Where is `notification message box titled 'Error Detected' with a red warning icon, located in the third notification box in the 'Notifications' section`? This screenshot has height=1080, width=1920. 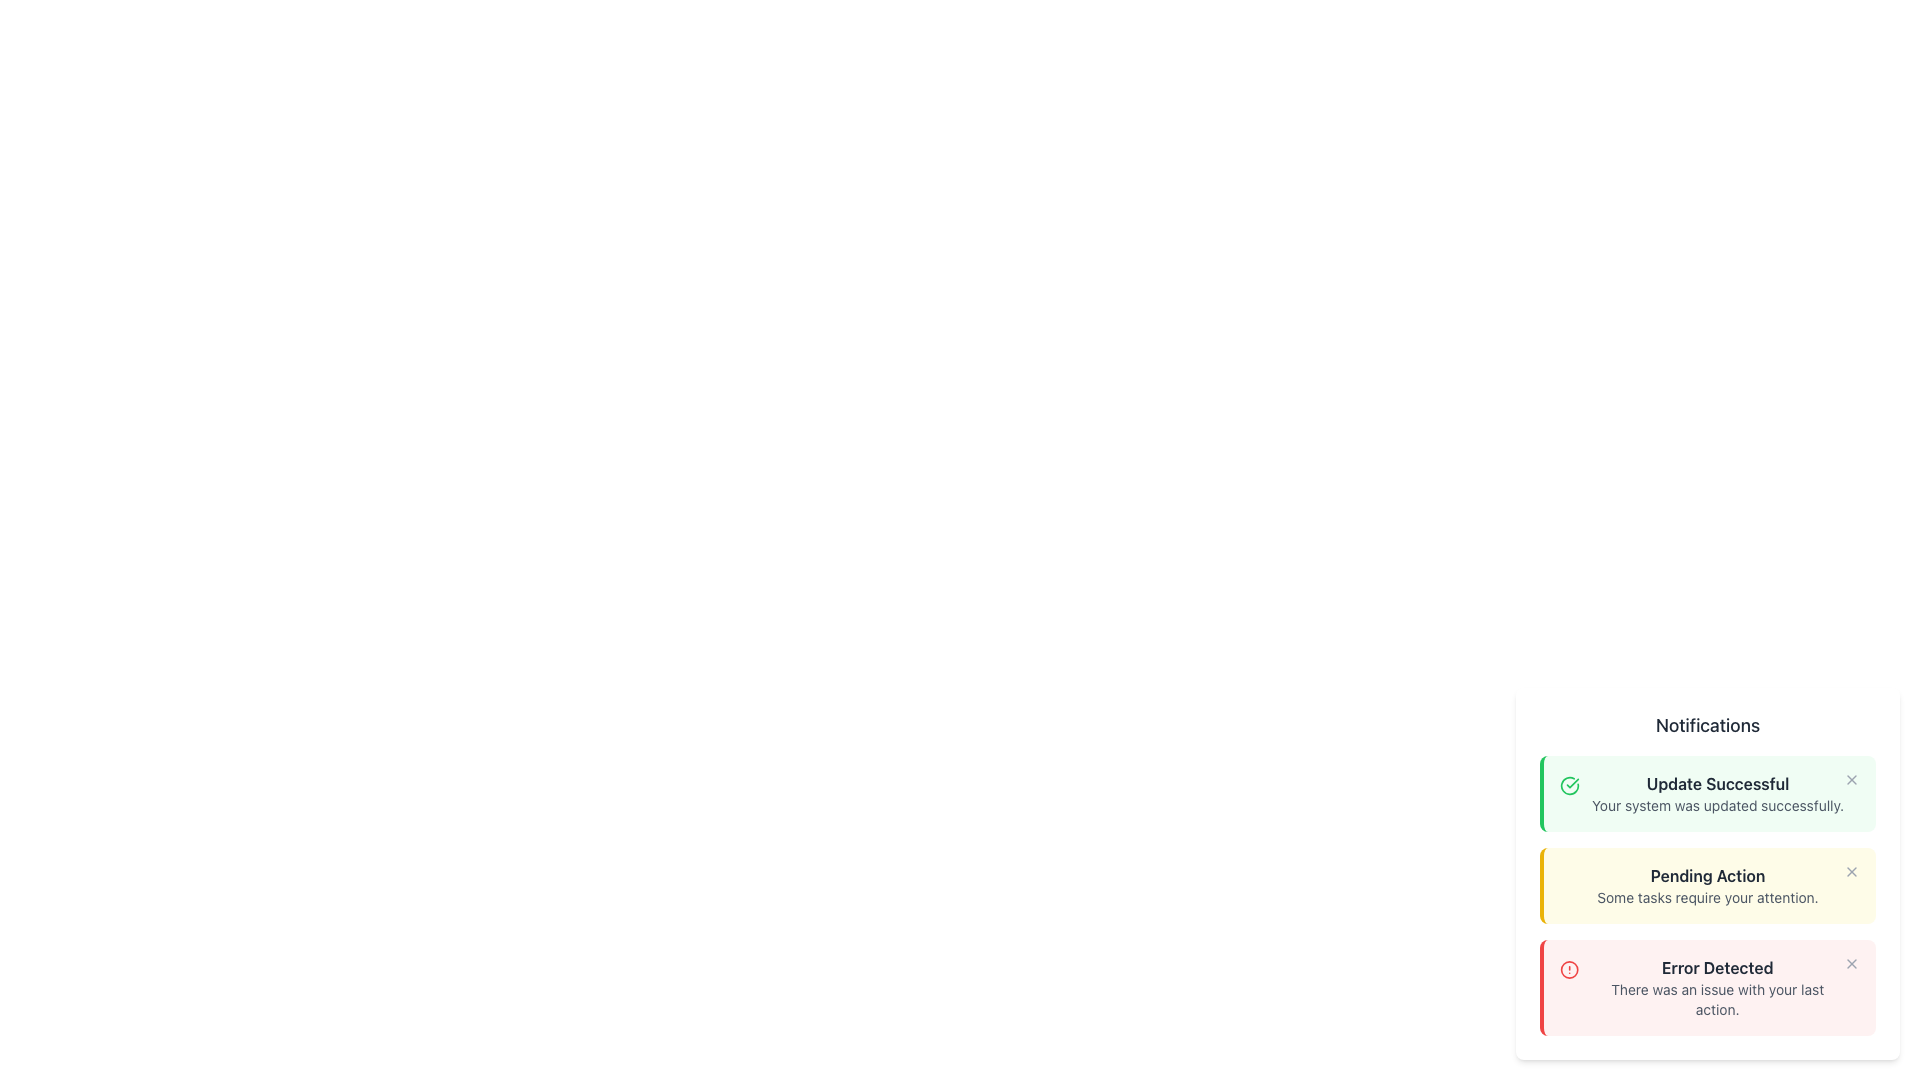
notification message box titled 'Error Detected' with a red warning icon, located in the third notification box in the 'Notifications' section is located at coordinates (1708, 986).